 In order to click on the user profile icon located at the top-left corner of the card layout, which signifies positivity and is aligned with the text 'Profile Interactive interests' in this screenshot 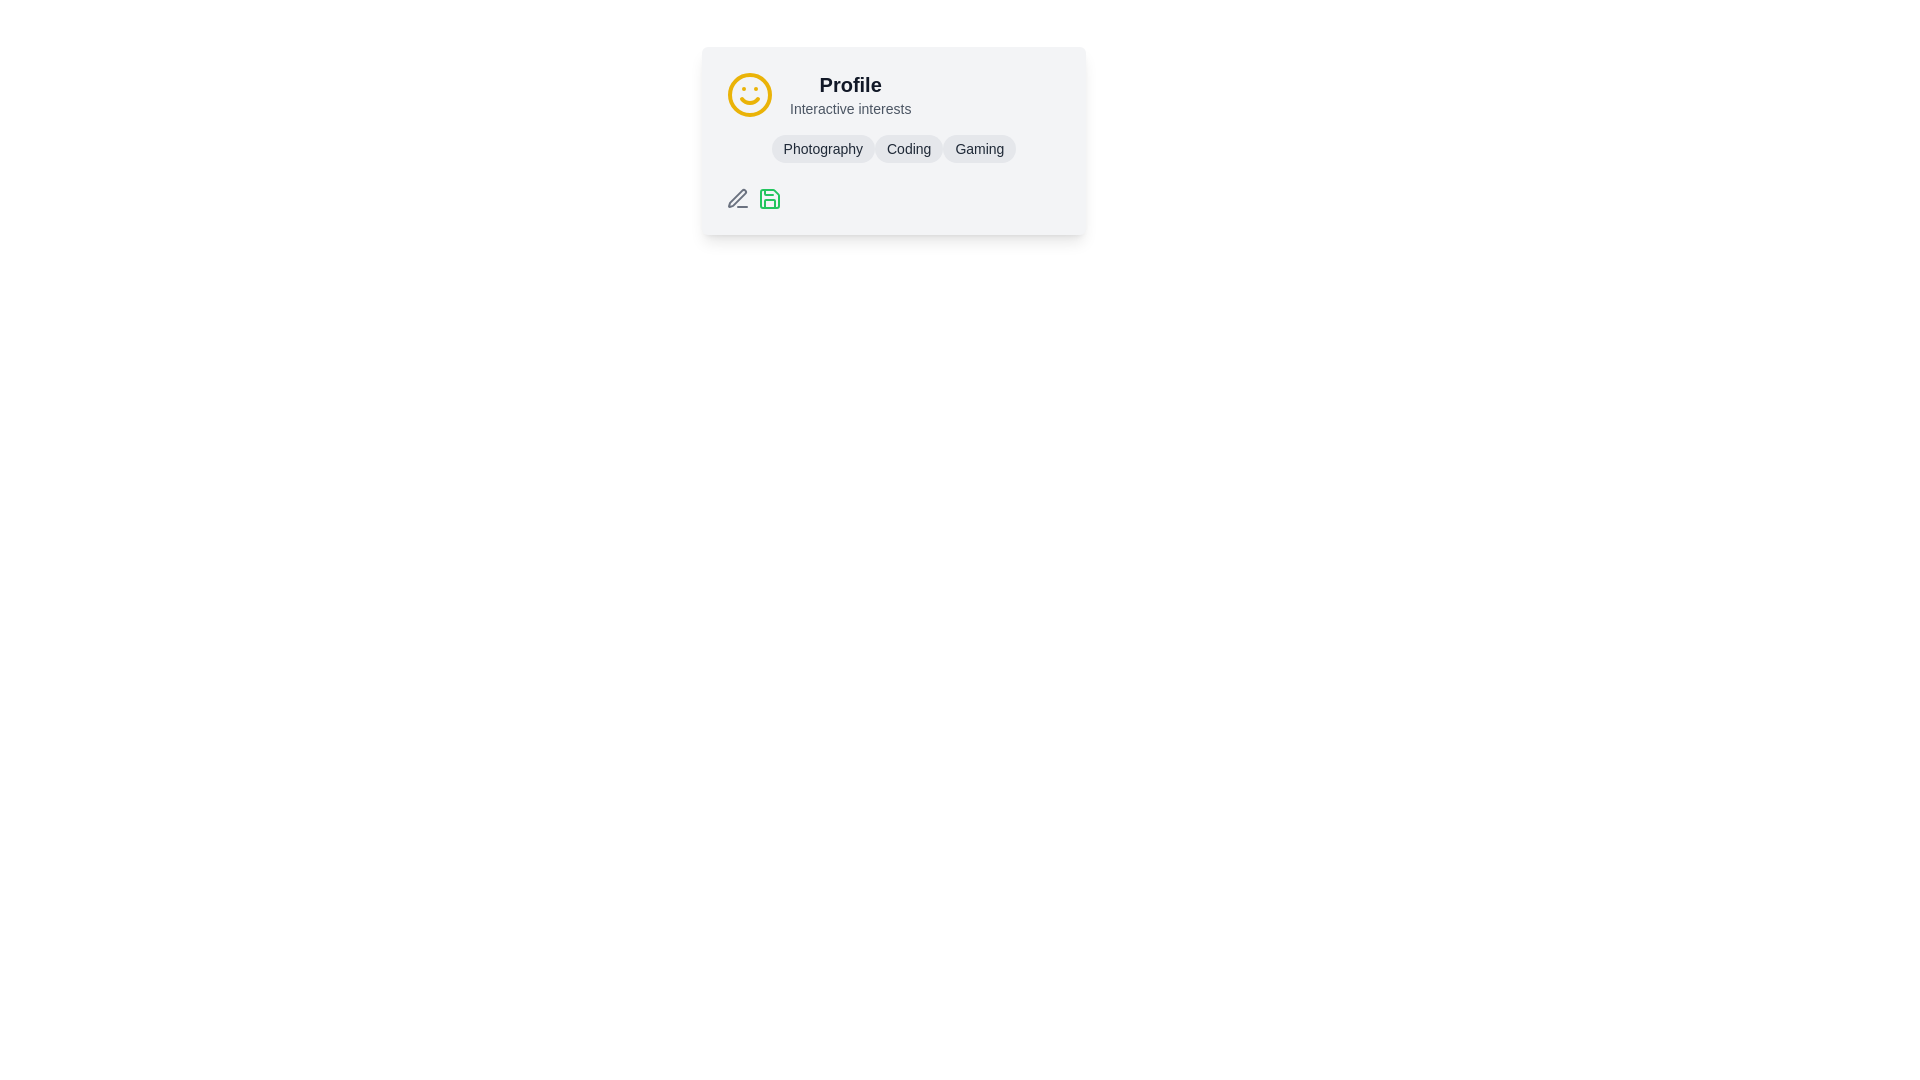, I will do `click(748, 95)`.